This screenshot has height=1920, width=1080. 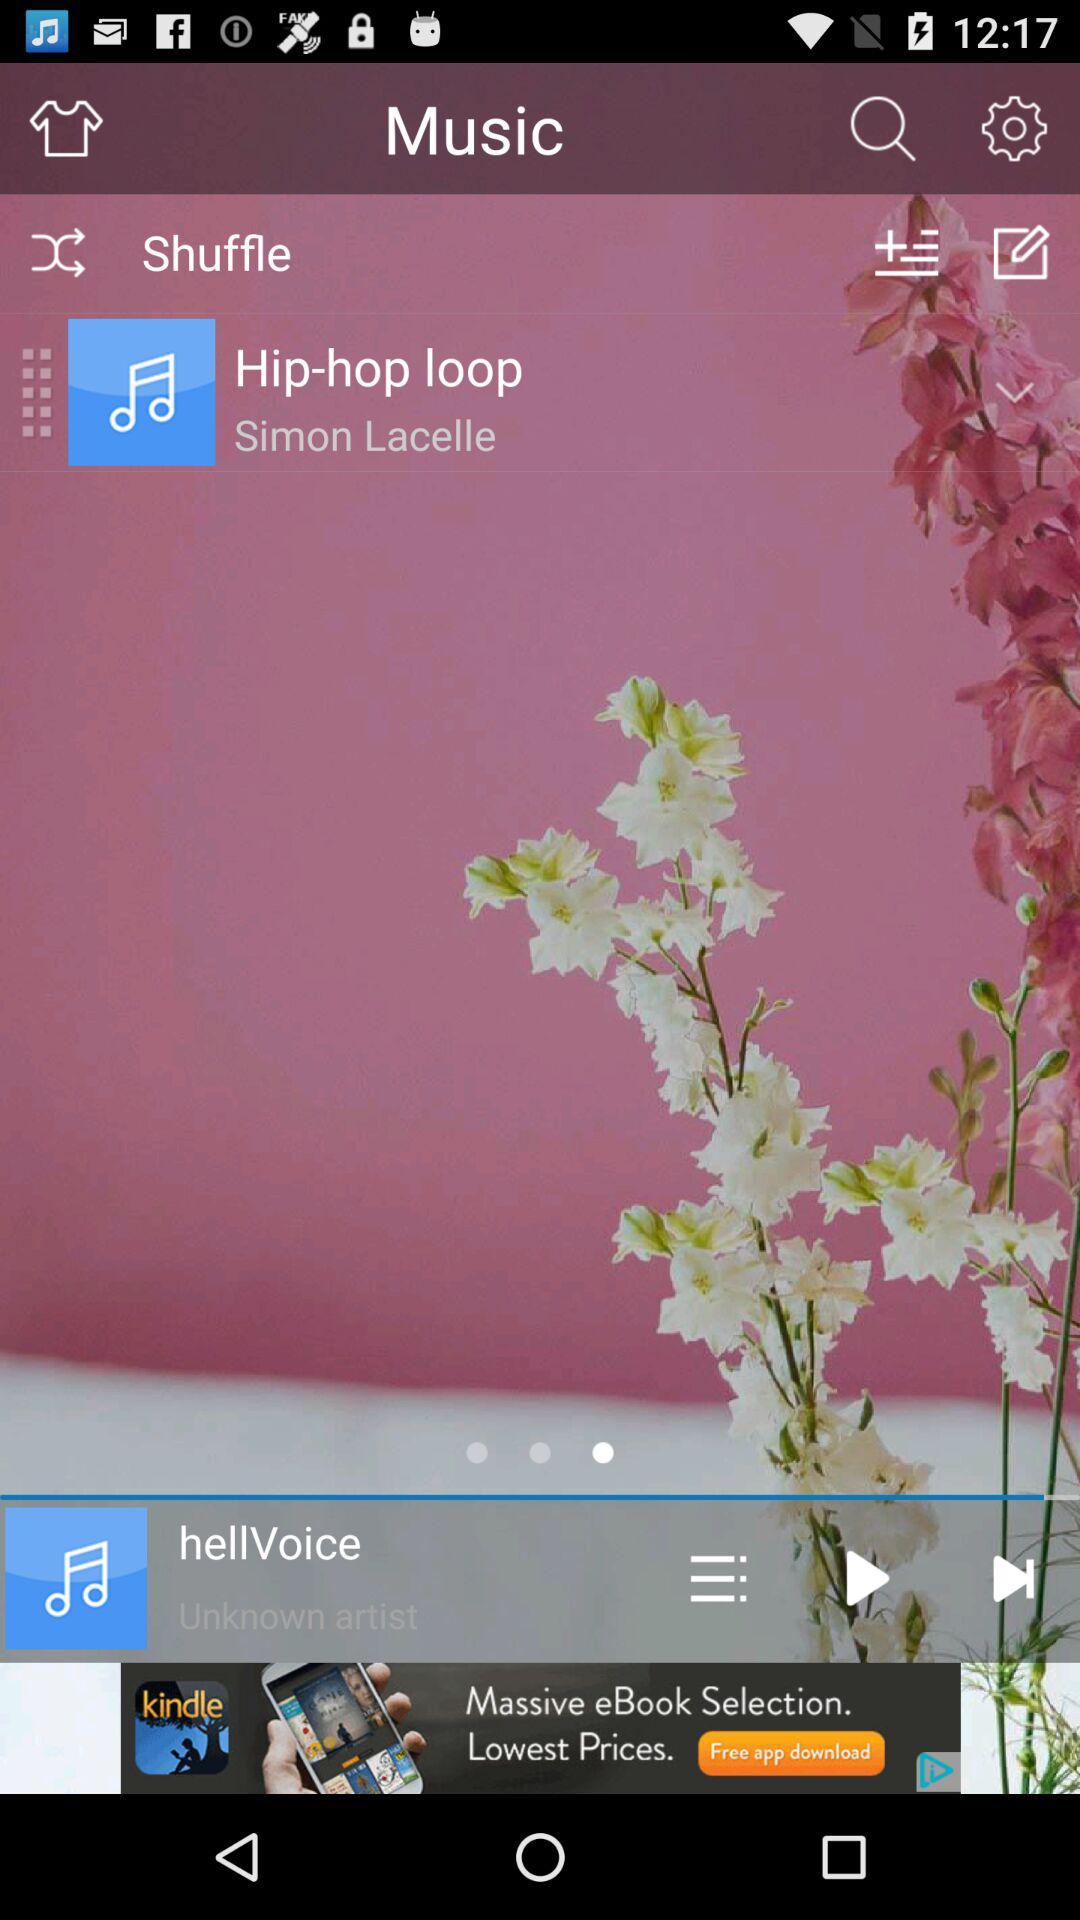 What do you see at coordinates (882, 127) in the screenshot?
I see `search icon` at bounding box center [882, 127].